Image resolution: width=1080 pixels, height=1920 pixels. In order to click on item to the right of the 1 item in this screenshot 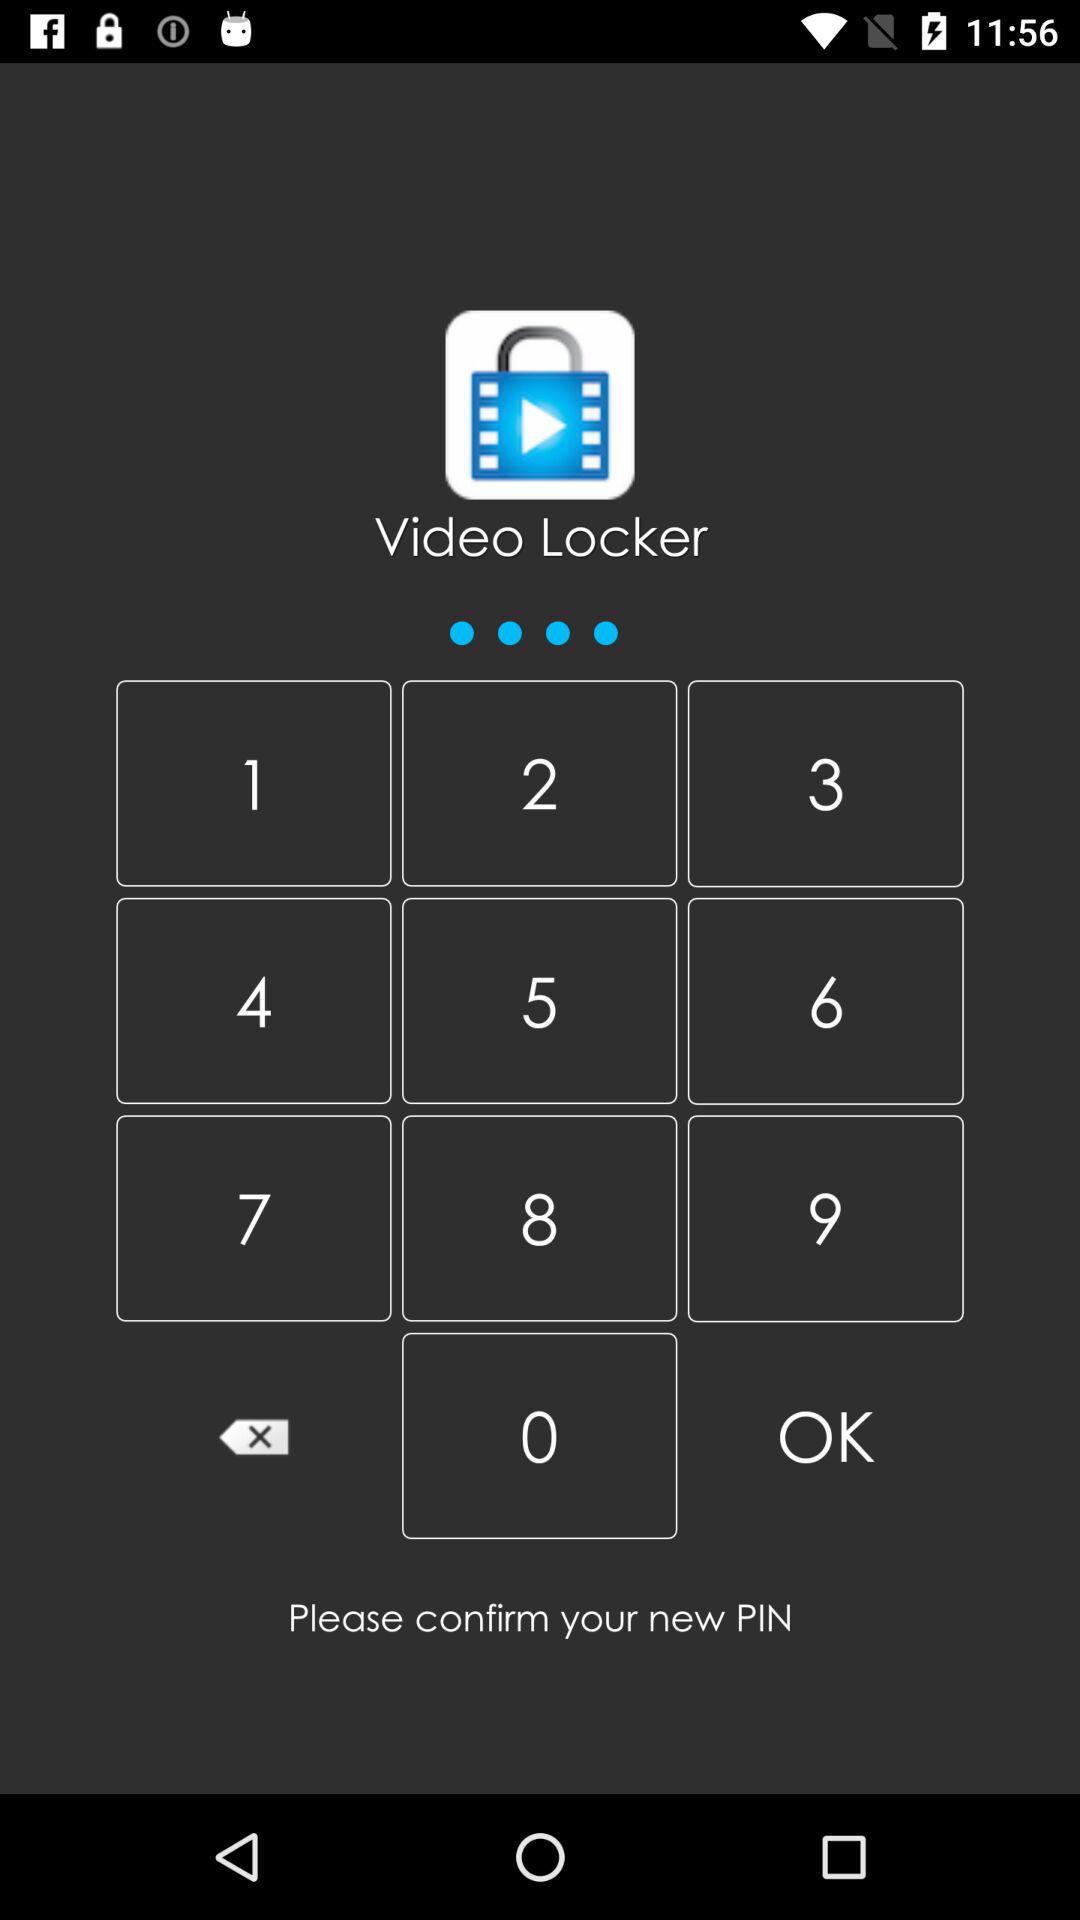, I will do `click(538, 1000)`.